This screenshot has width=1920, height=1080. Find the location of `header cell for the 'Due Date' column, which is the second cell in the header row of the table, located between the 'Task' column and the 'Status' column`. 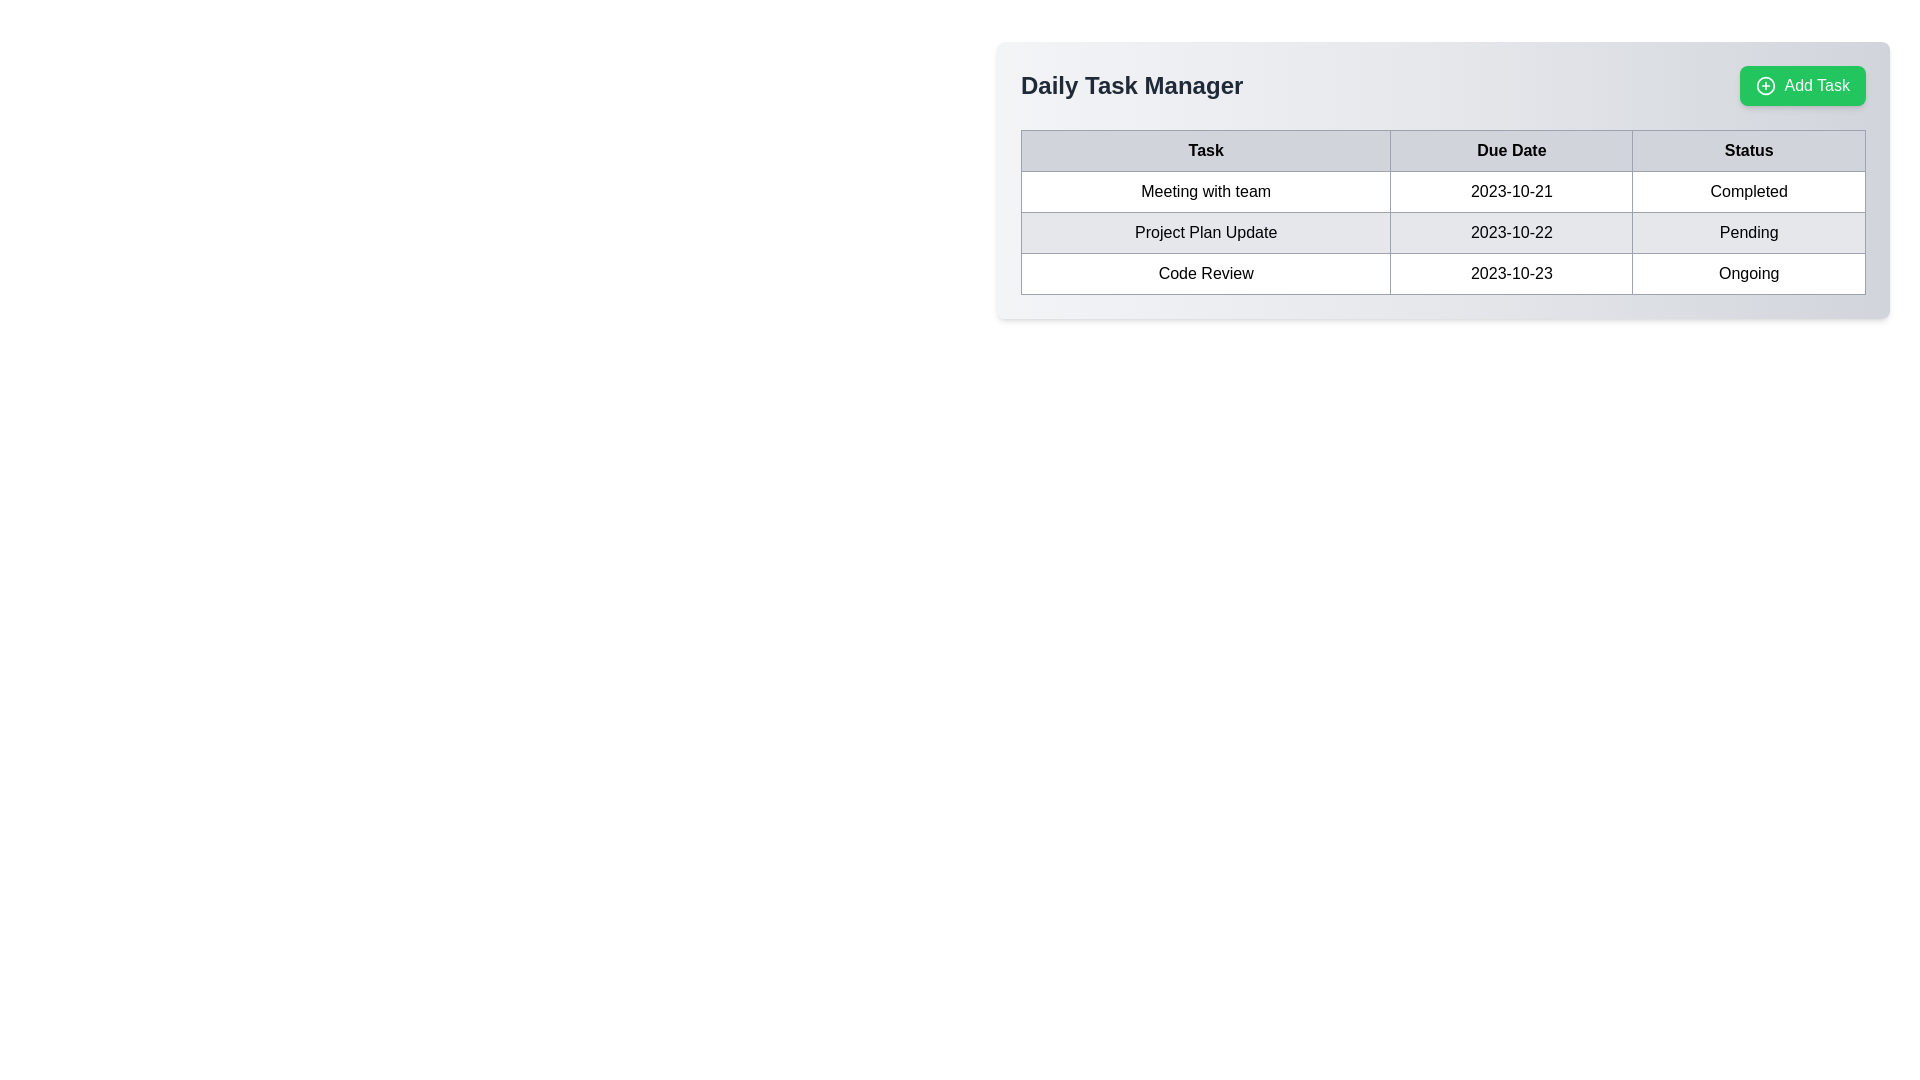

header cell for the 'Due Date' column, which is the second cell in the header row of the table, located between the 'Task' column and the 'Status' column is located at coordinates (1511, 149).